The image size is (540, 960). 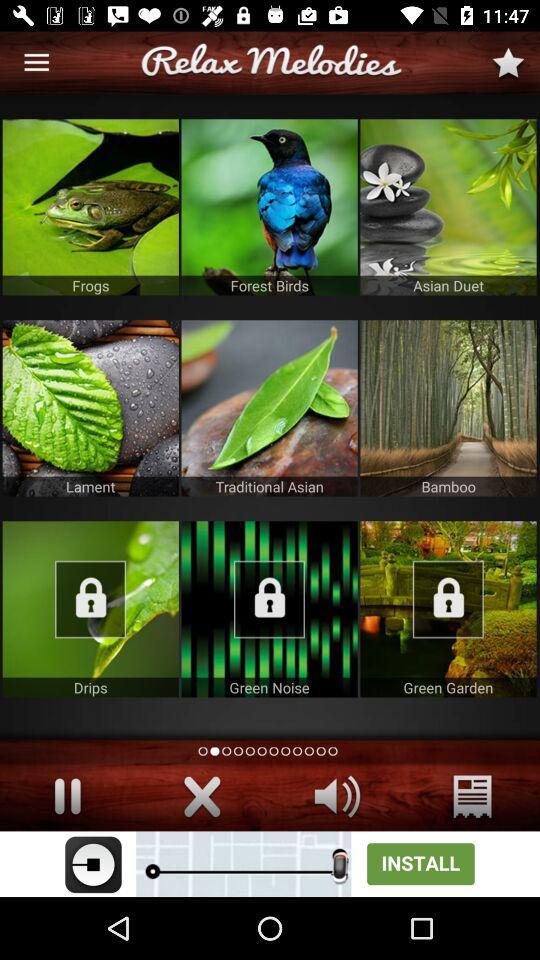 I want to click on sepkar, so click(x=337, y=796).